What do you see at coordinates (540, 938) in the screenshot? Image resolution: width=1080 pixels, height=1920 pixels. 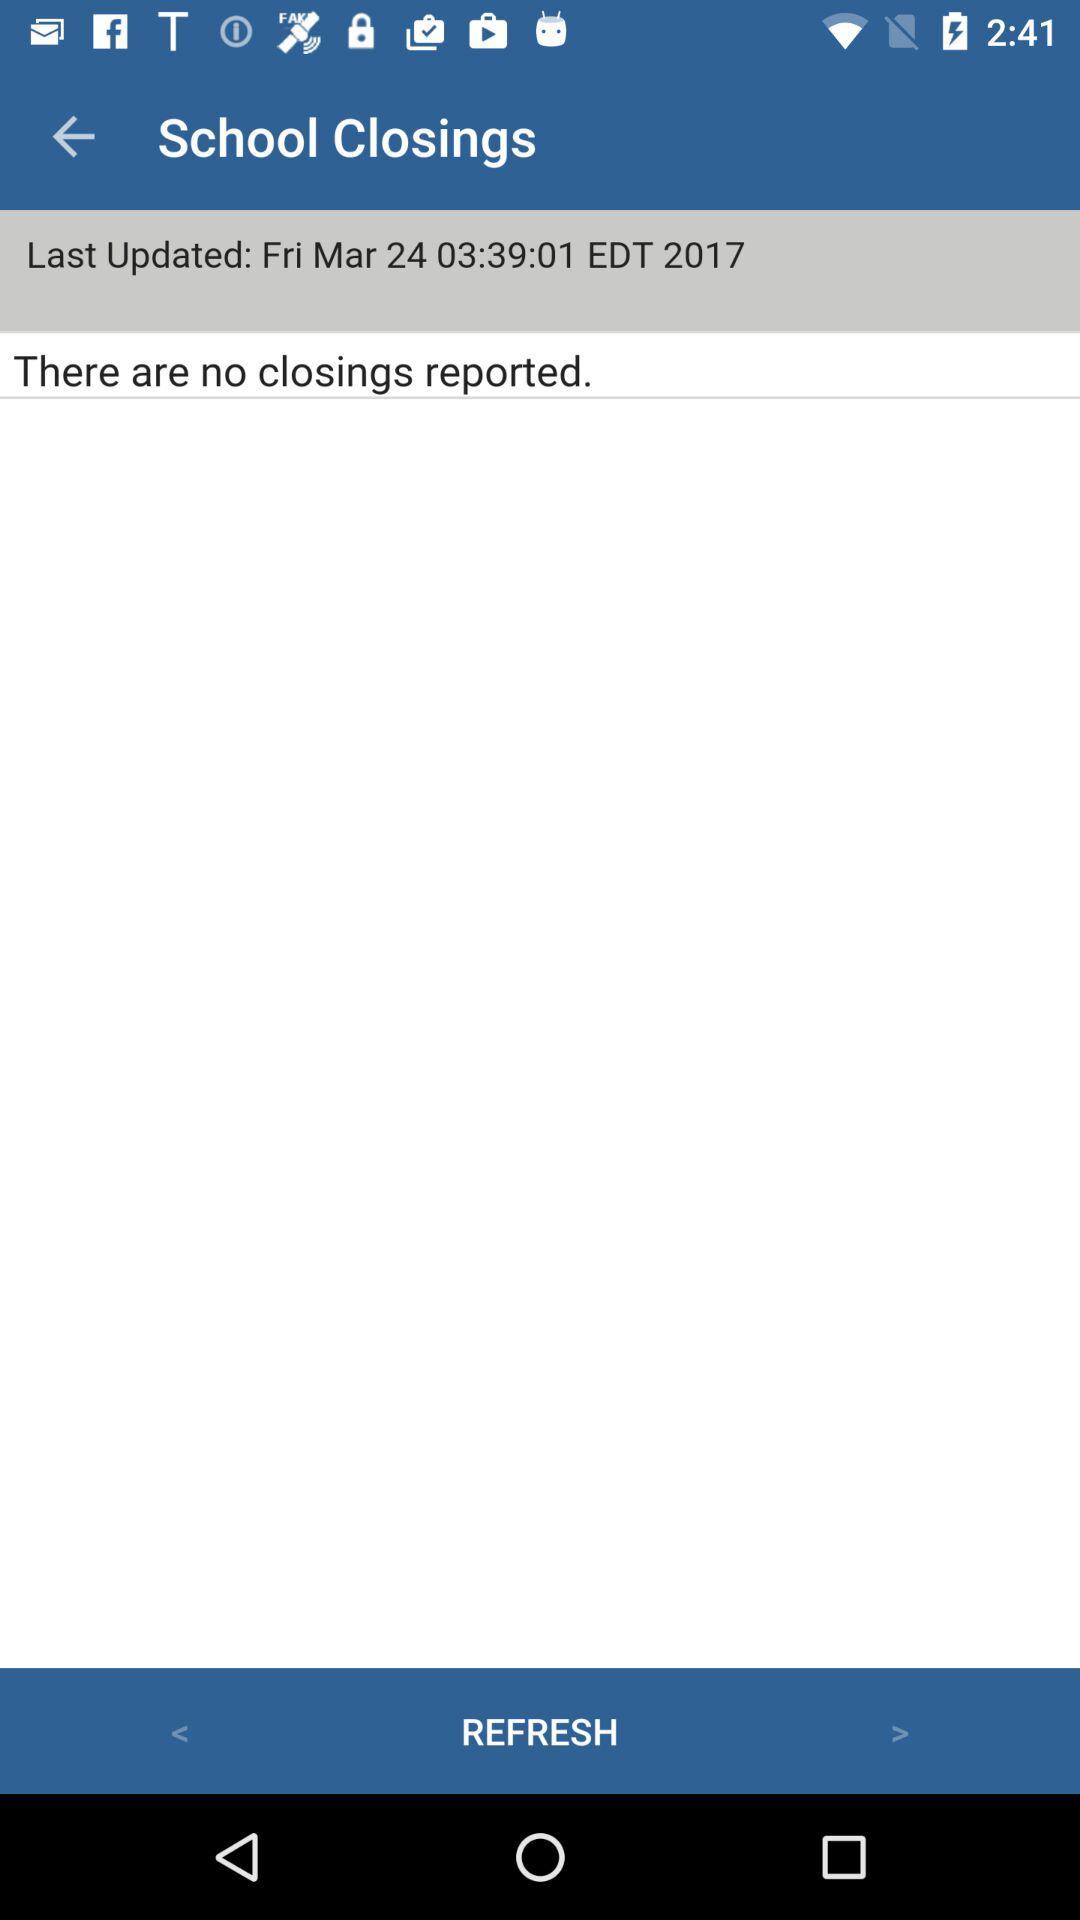 I see `principal screen` at bounding box center [540, 938].